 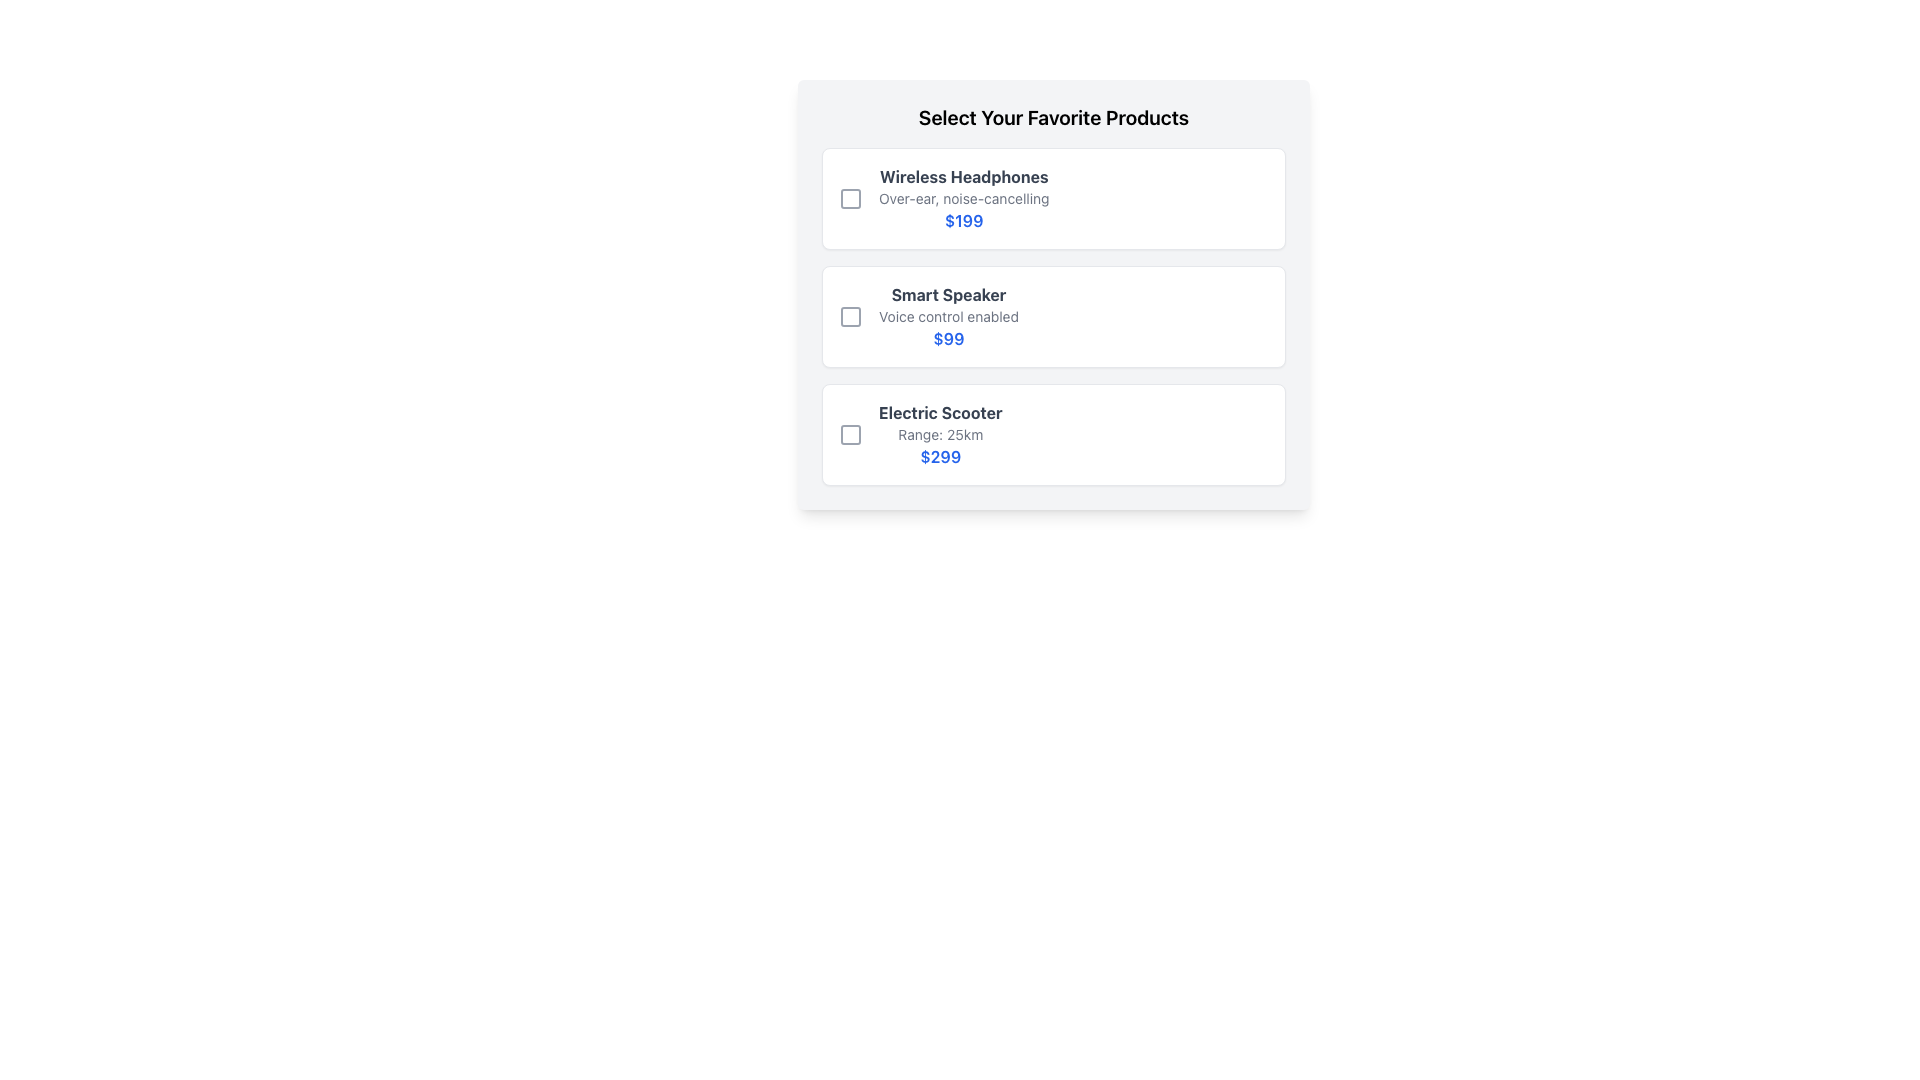 What do you see at coordinates (948, 294) in the screenshot?
I see `the 'Smart Speaker' product title located in the second product card, which is the first line of text above the description 'Voice control enabled' and the price '$99'` at bounding box center [948, 294].